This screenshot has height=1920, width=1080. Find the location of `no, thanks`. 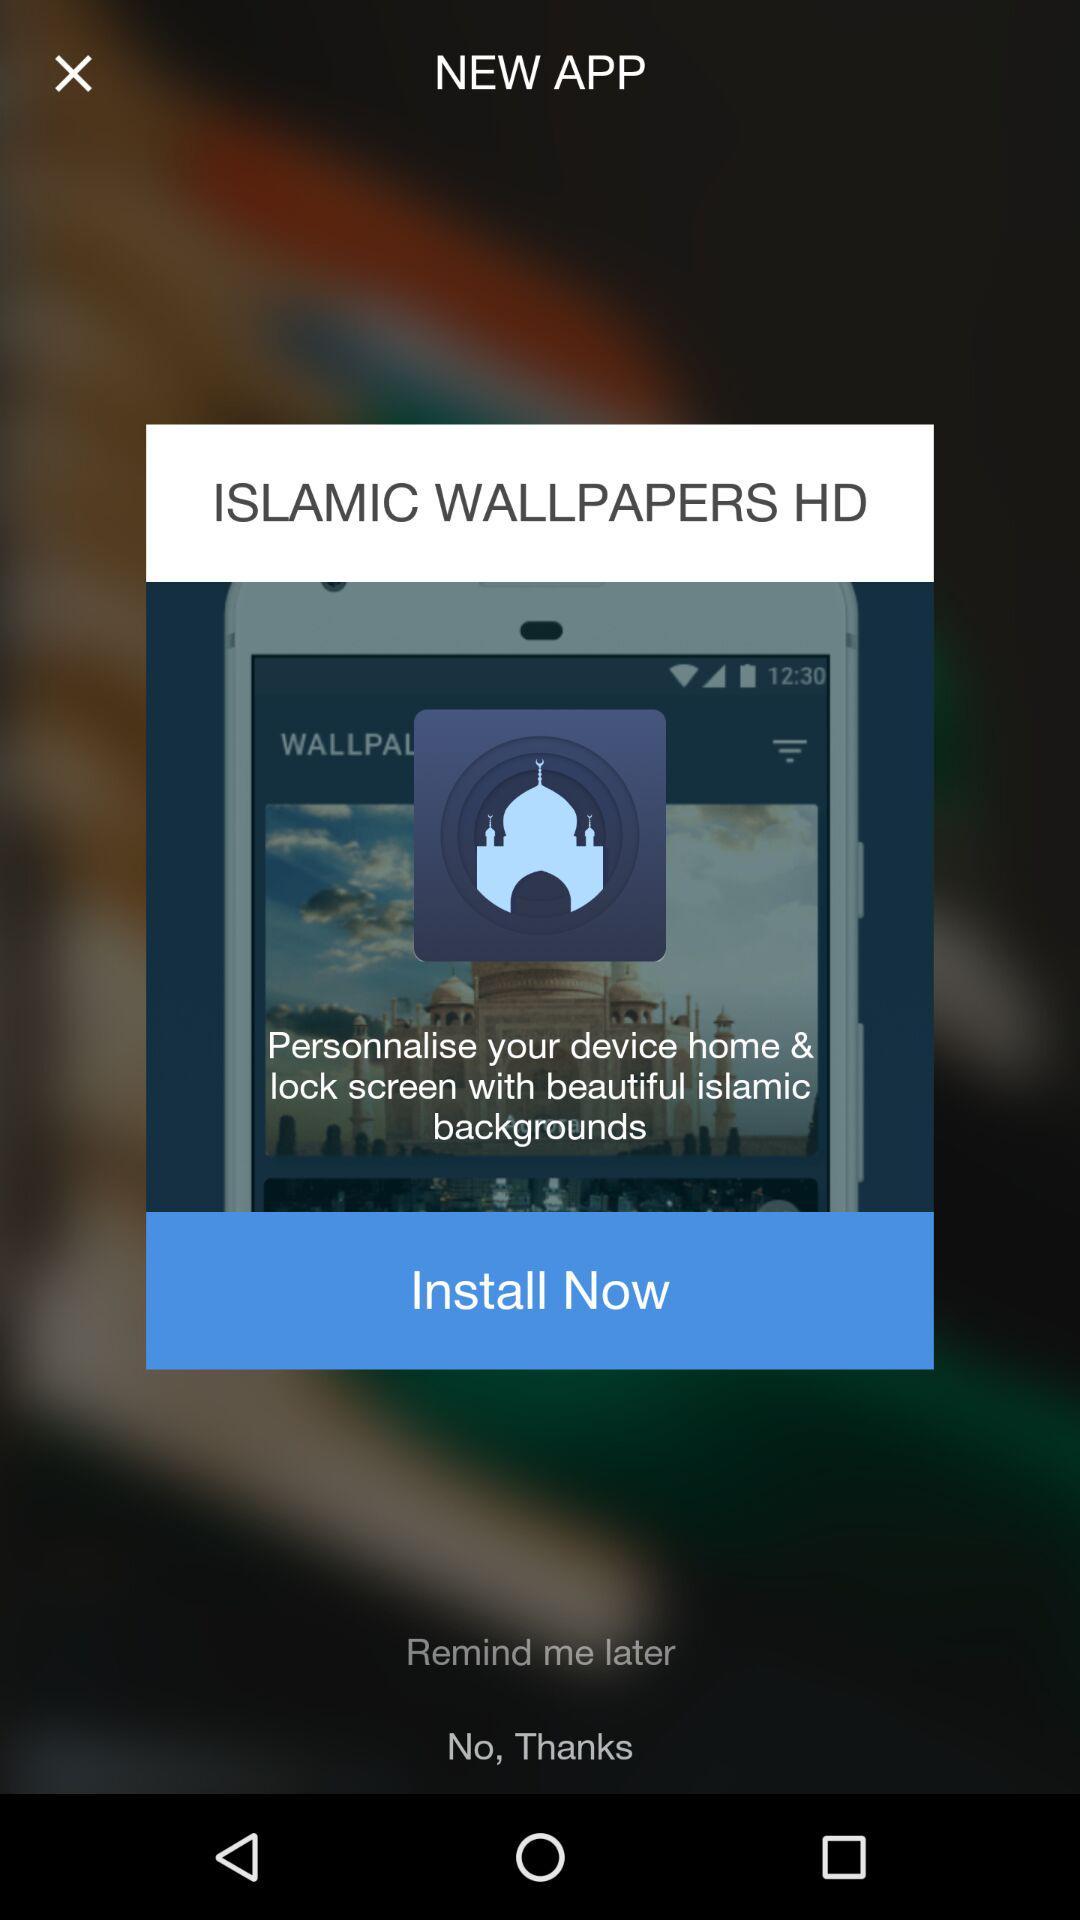

no, thanks is located at coordinates (540, 1745).